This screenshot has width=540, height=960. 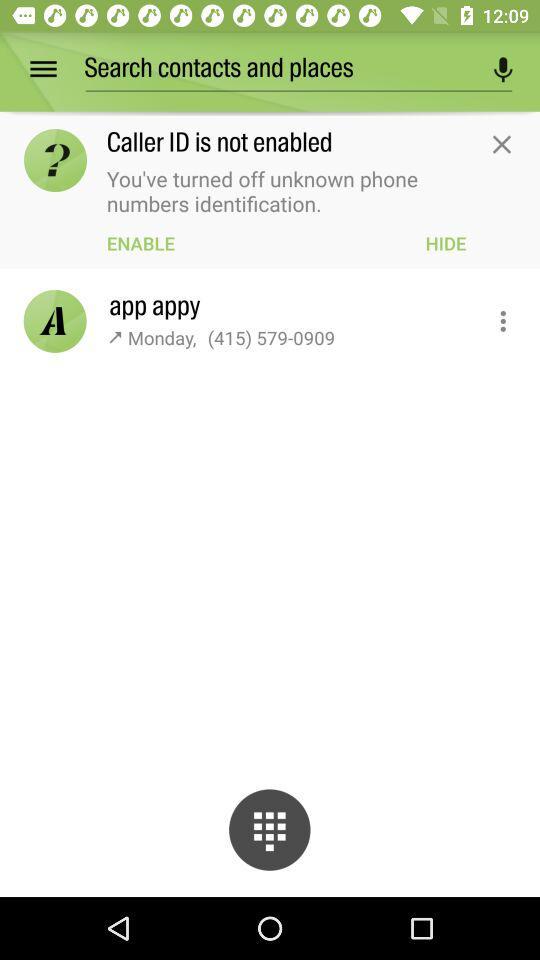 I want to click on the menu icon, so click(x=57, y=69).